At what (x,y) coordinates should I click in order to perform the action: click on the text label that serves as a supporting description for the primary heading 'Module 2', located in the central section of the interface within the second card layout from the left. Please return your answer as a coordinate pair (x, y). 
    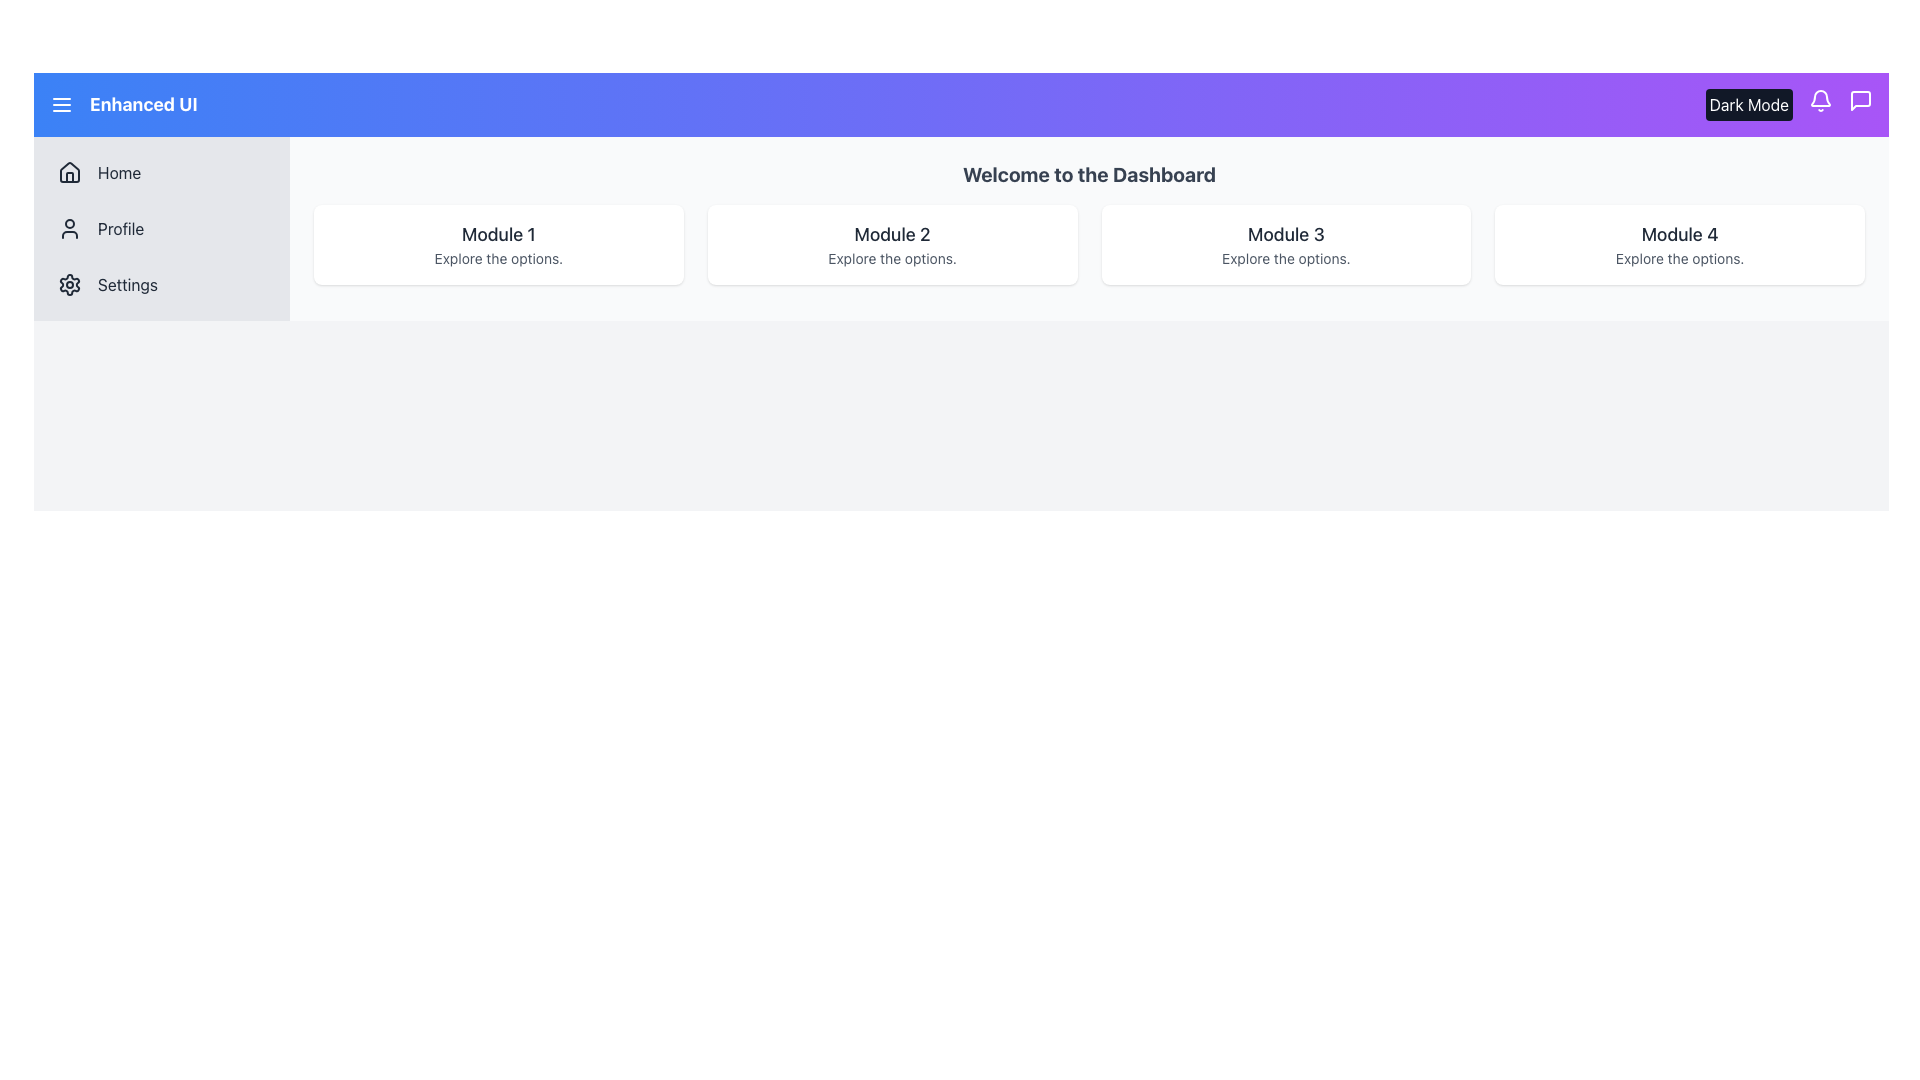
    Looking at the image, I should click on (891, 257).